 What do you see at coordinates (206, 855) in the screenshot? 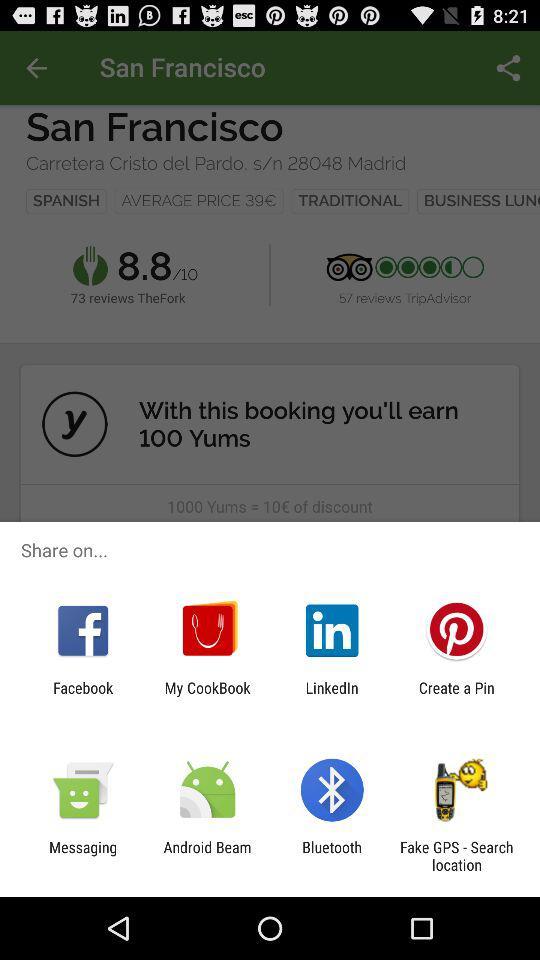
I see `the icon next to the messaging item` at bounding box center [206, 855].